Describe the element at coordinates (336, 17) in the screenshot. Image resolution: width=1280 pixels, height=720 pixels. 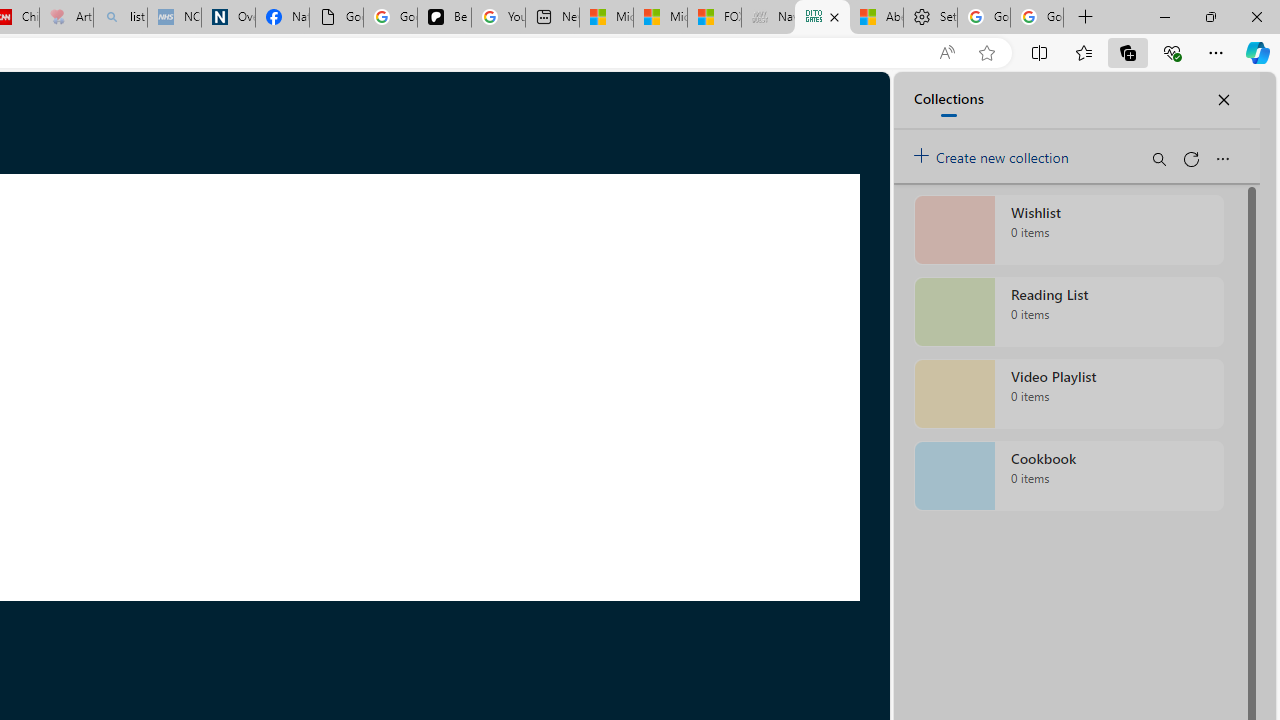
I see `'Google Analytics Opt-out Browser Add-on Download Page'` at that location.